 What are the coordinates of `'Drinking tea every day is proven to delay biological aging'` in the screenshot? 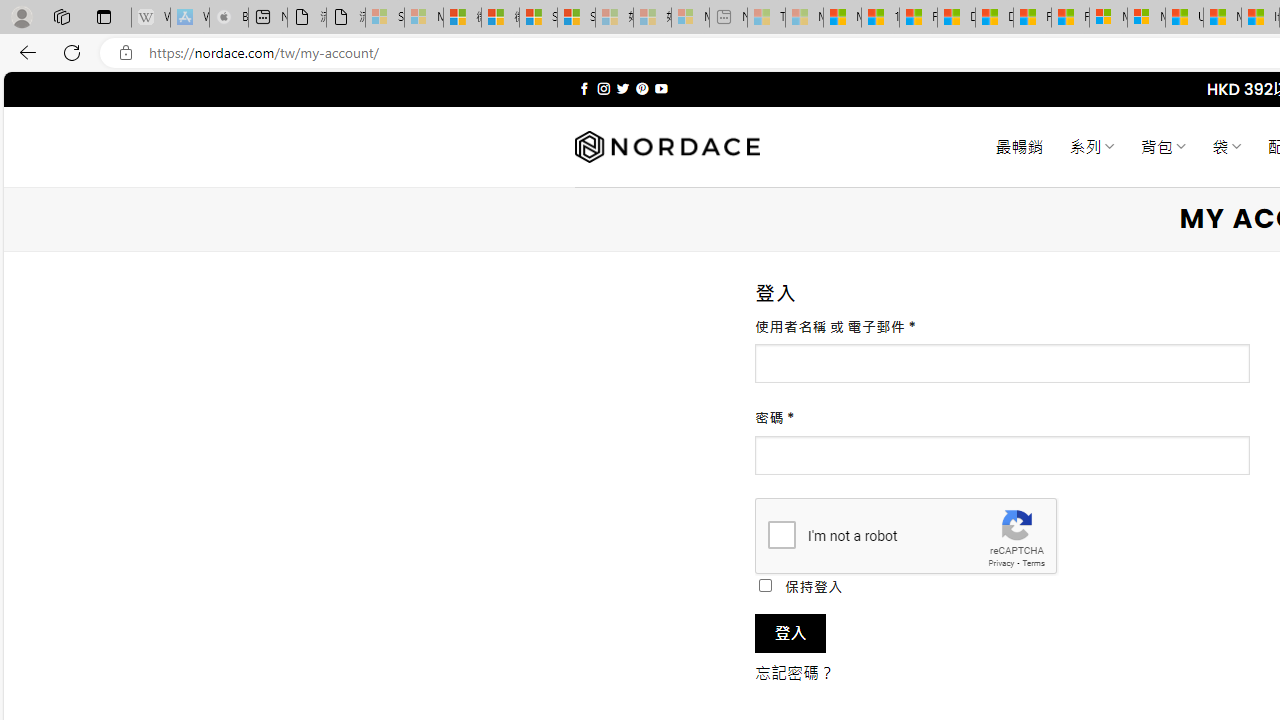 It's located at (993, 17).